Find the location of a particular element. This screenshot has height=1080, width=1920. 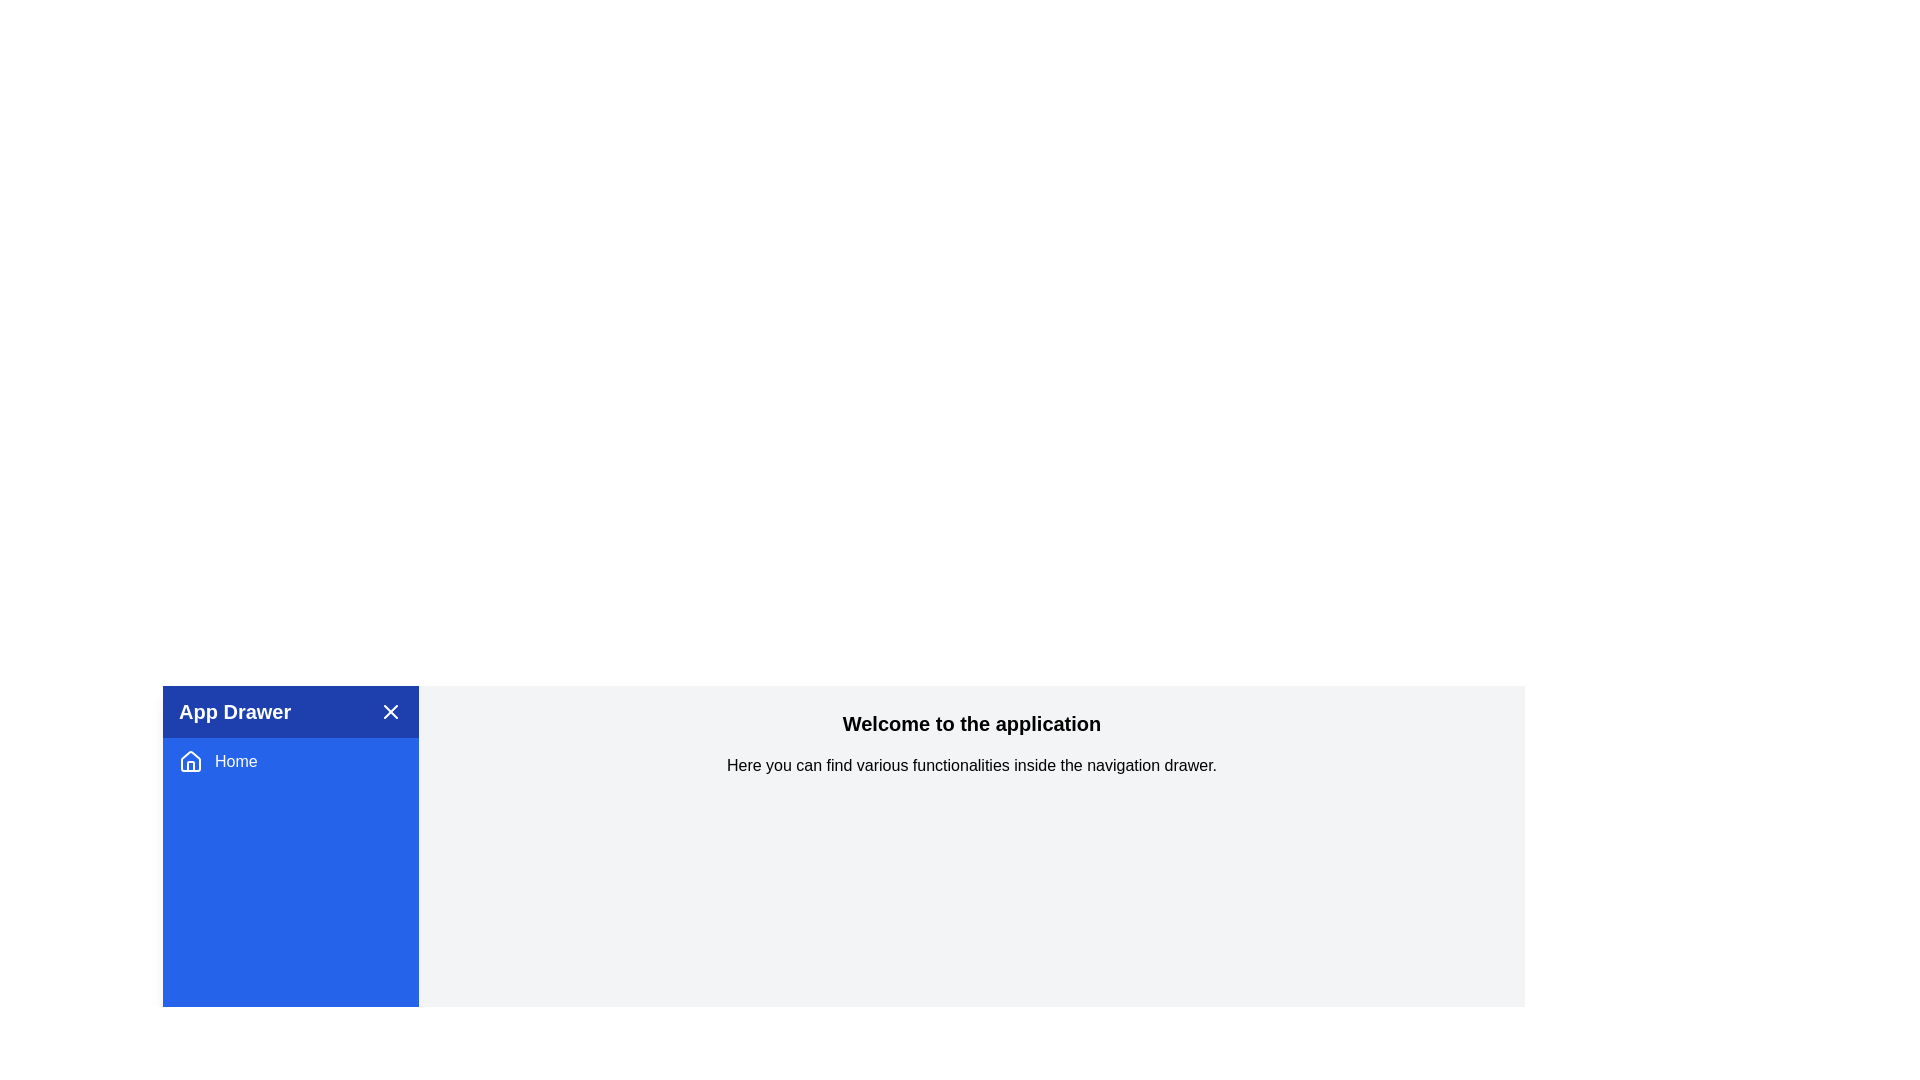

the 'X' icon in the top-right corner of the app drawer header is located at coordinates (390, 711).